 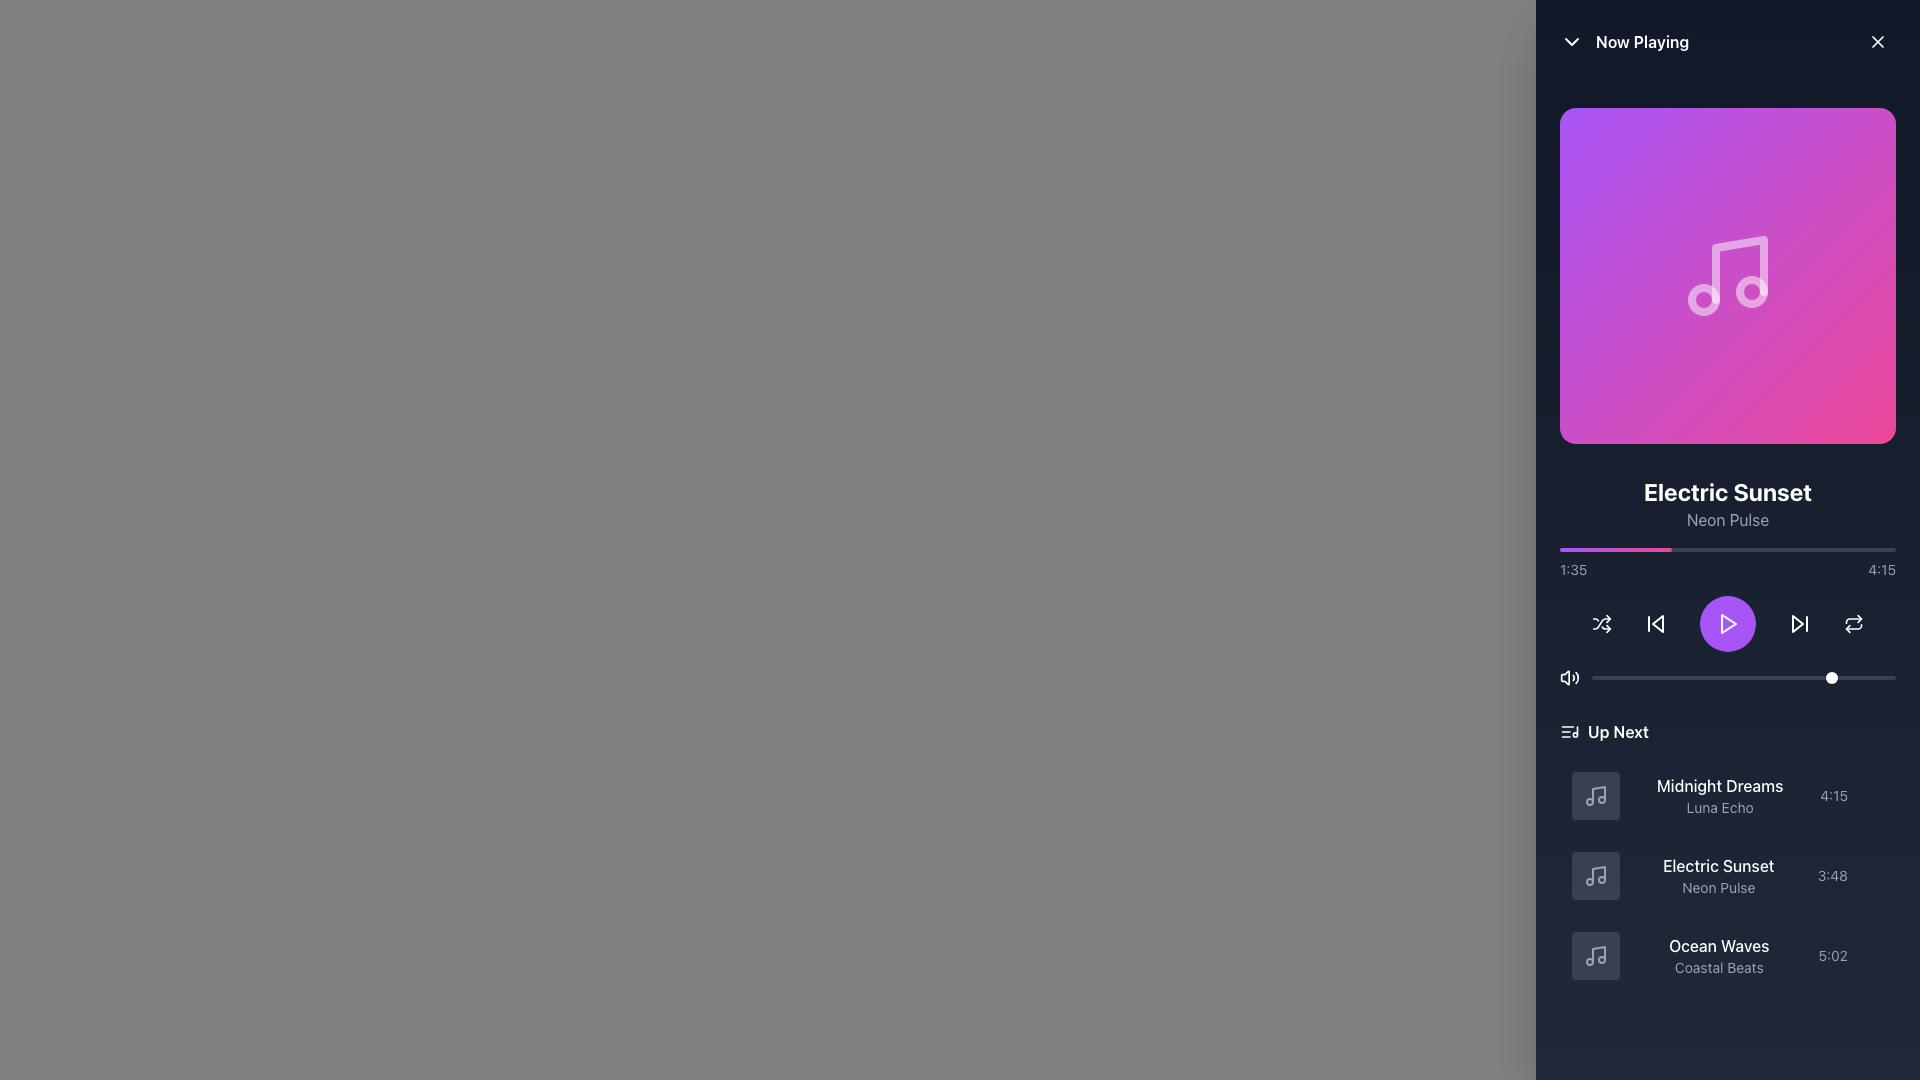 What do you see at coordinates (1602, 623) in the screenshot?
I see `the shuffle icon, which resembles two crossed arrows and is the first button in a row of control buttons below the progress bar` at bounding box center [1602, 623].